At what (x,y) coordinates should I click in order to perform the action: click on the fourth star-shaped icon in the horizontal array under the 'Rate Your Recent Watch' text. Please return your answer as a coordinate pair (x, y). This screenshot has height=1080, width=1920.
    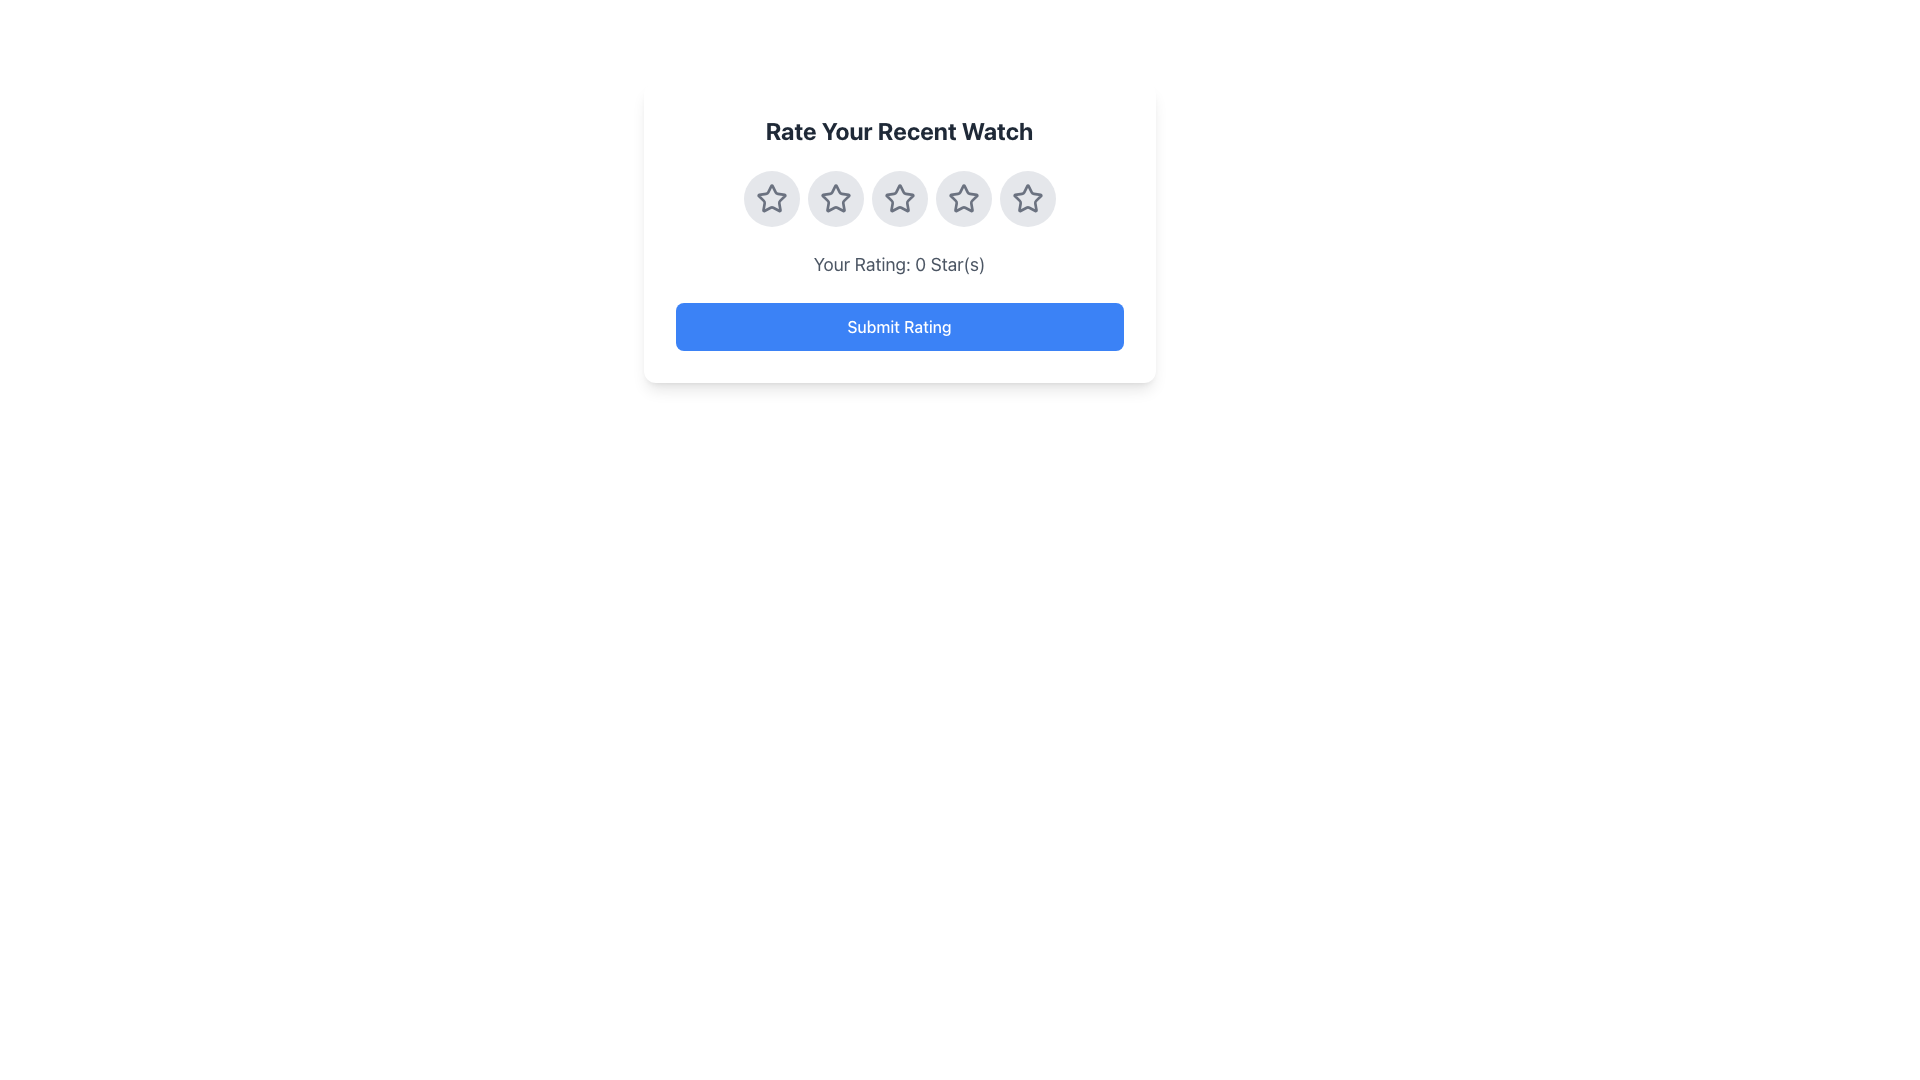
    Looking at the image, I should click on (963, 198).